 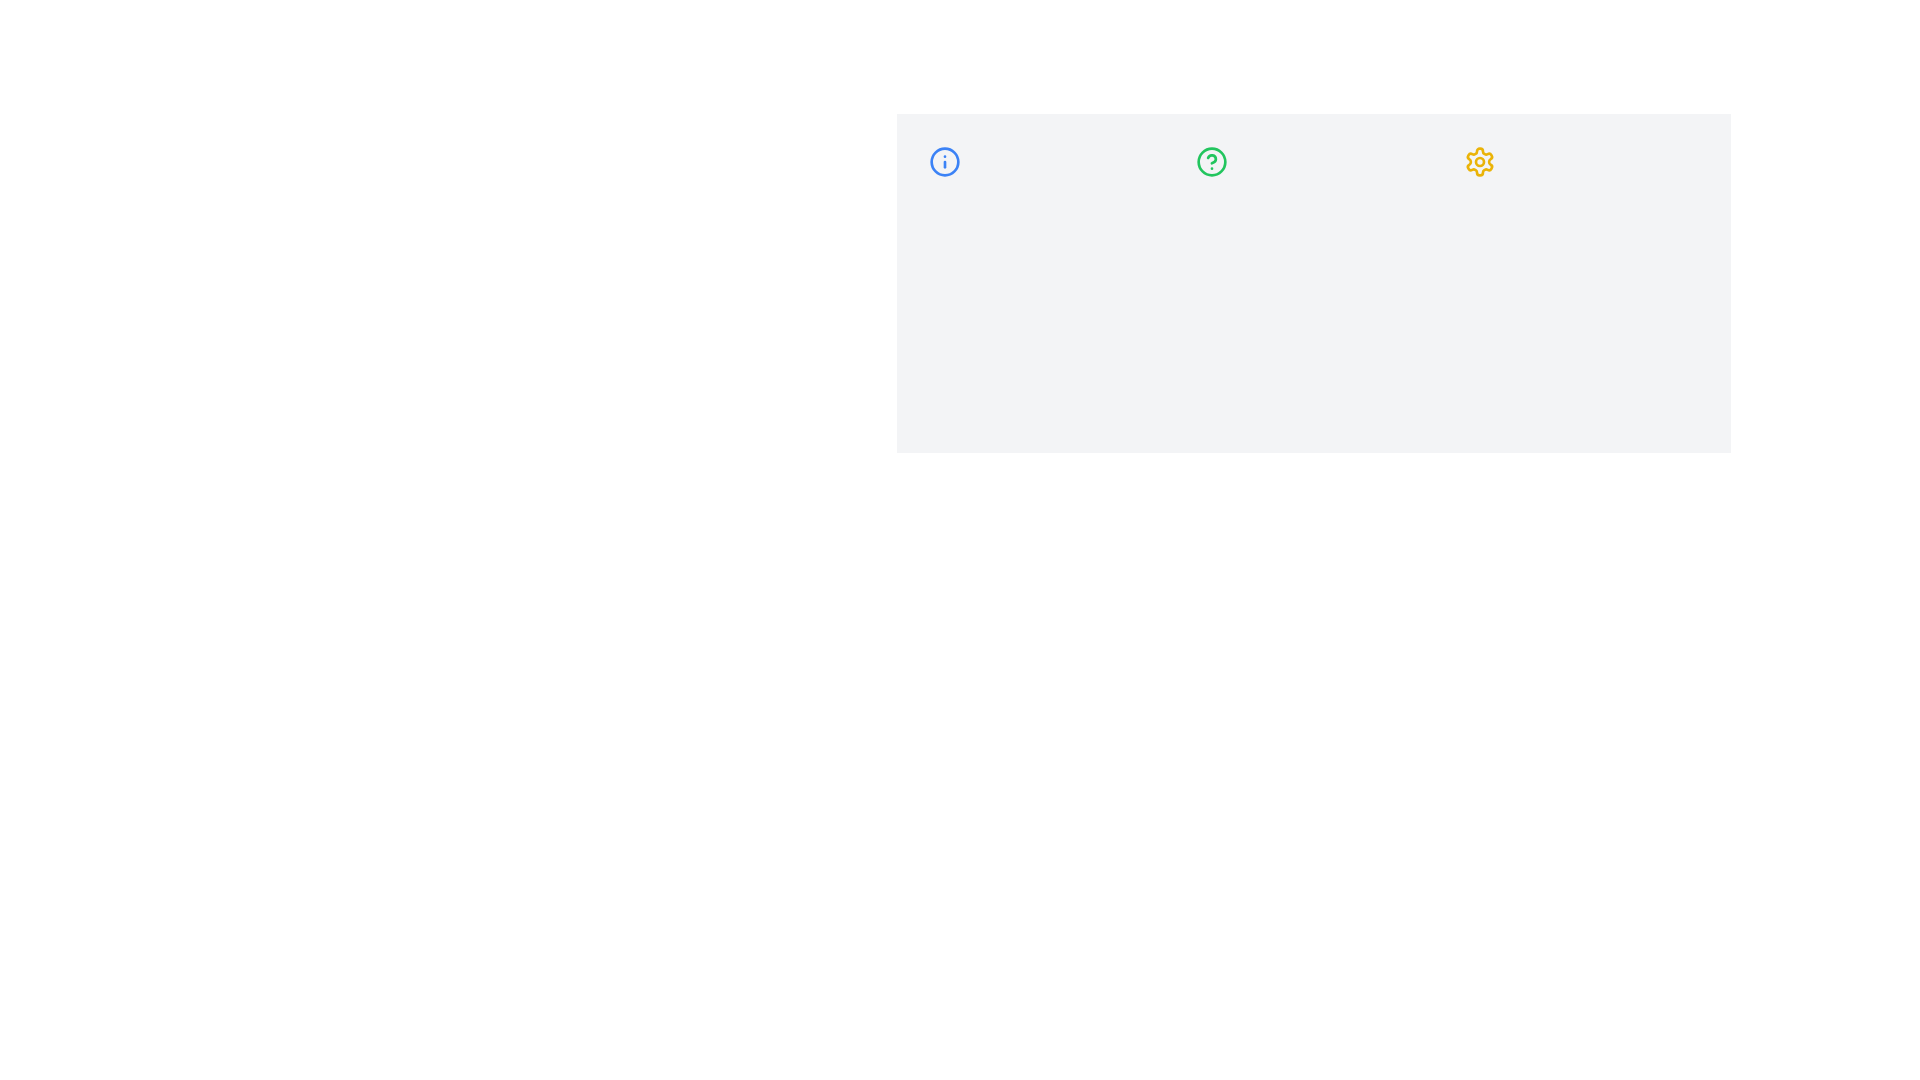 What do you see at coordinates (1211, 161) in the screenshot?
I see `the green circular icon with a question mark at its center` at bounding box center [1211, 161].